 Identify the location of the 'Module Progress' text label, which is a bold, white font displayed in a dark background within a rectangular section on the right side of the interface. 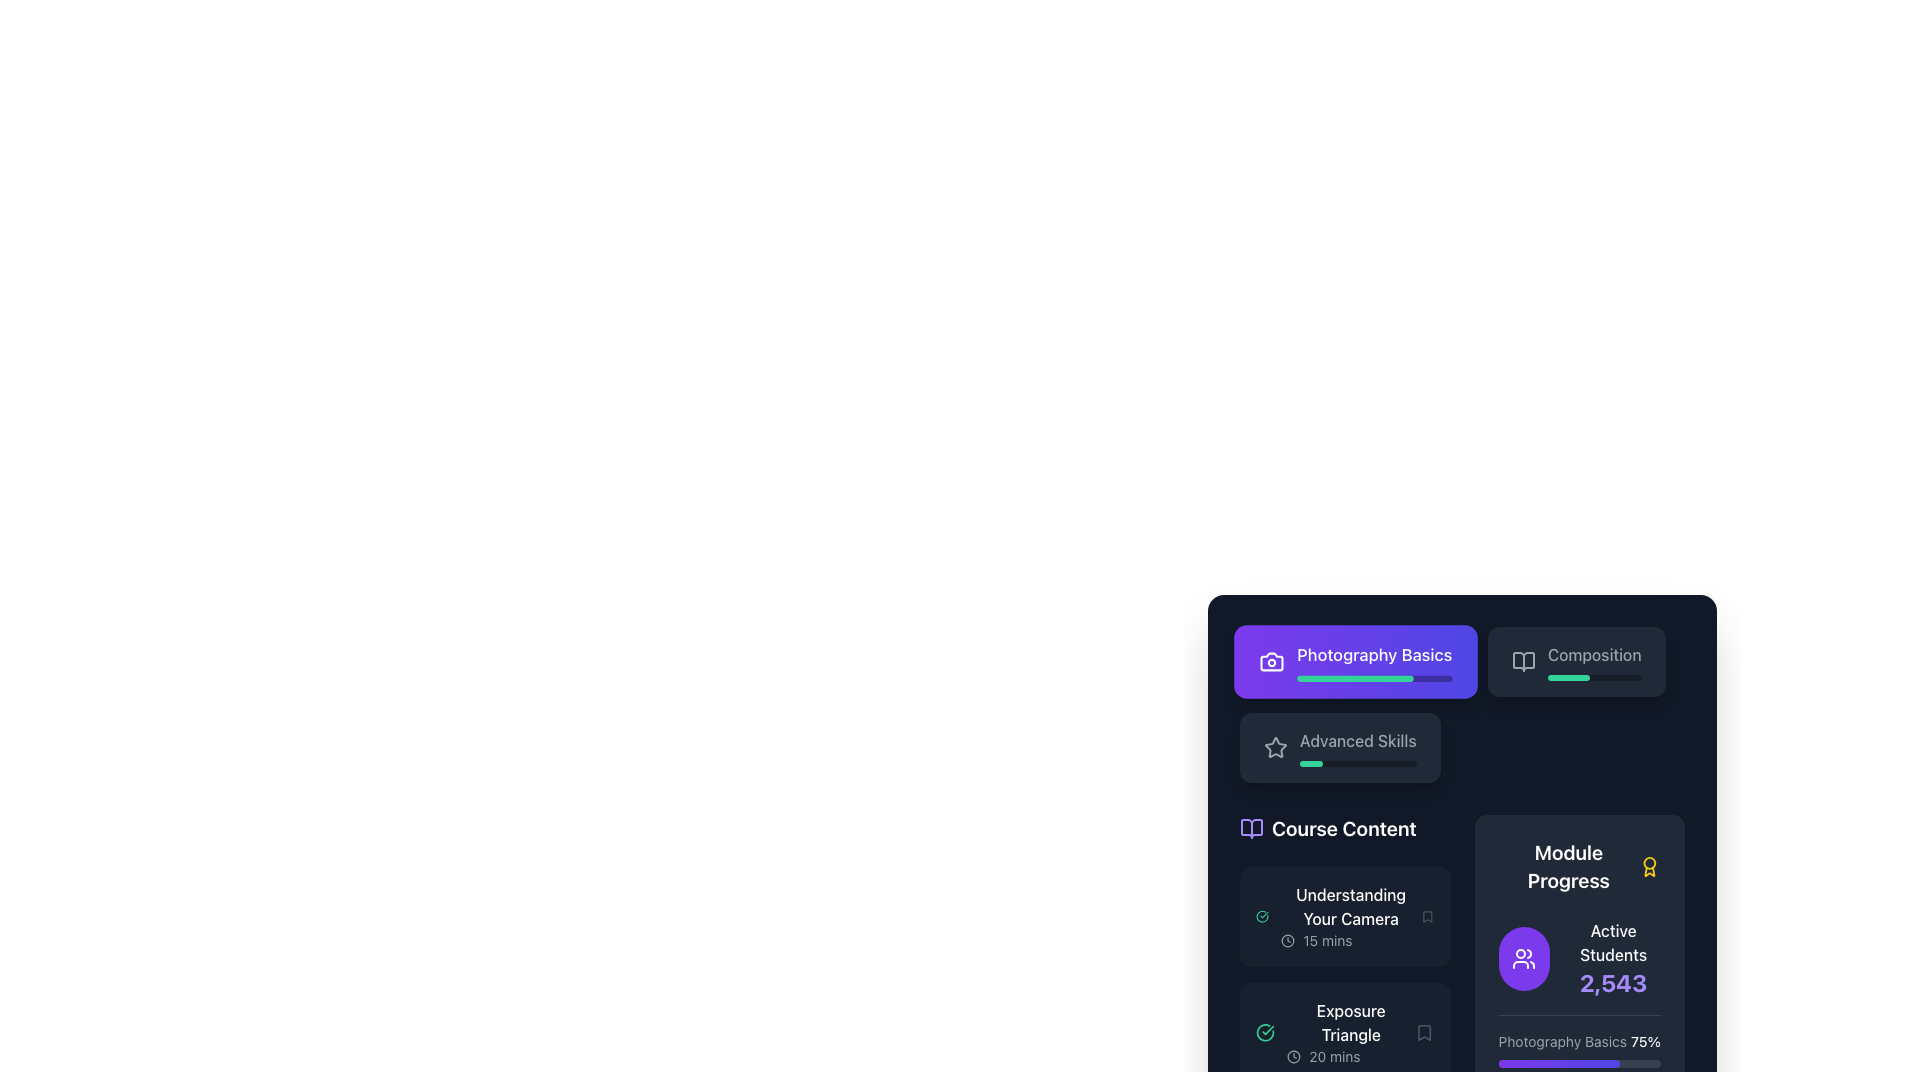
(1567, 866).